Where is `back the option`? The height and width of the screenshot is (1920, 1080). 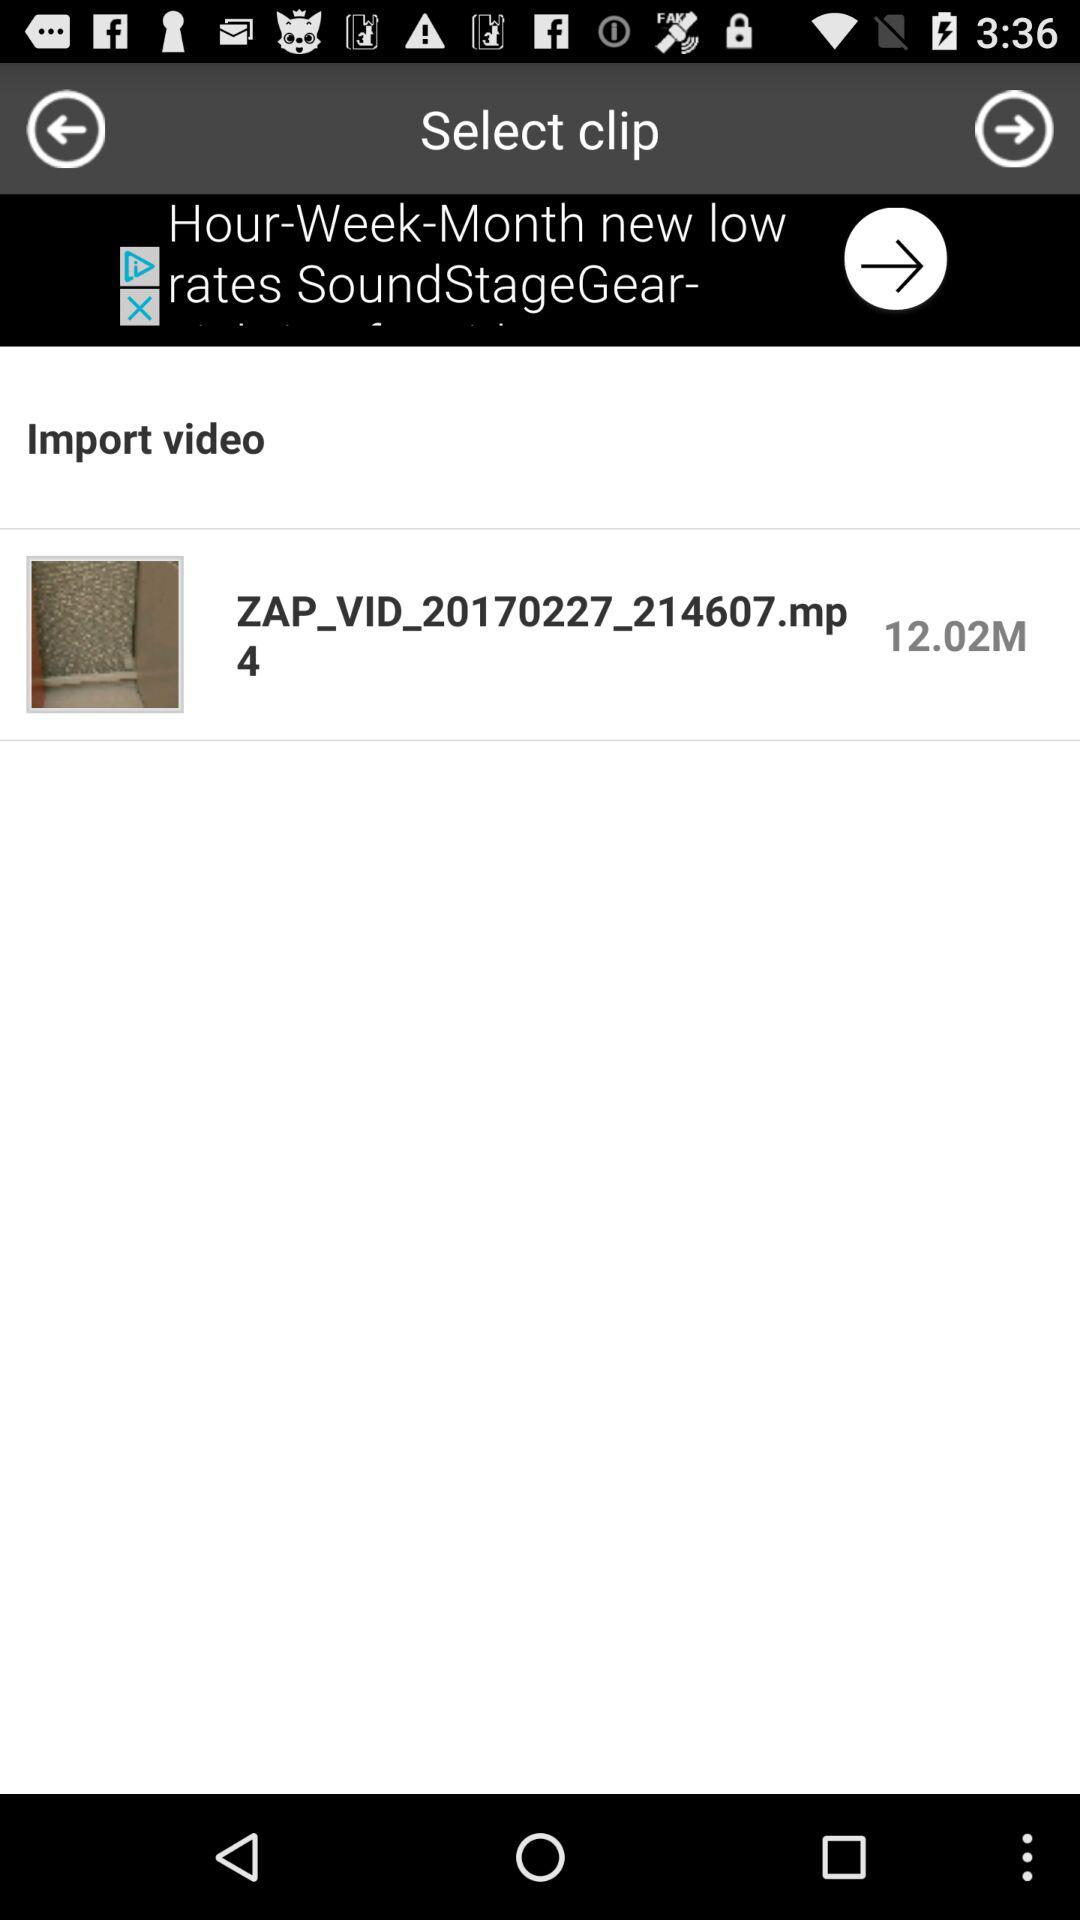 back the option is located at coordinates (540, 258).